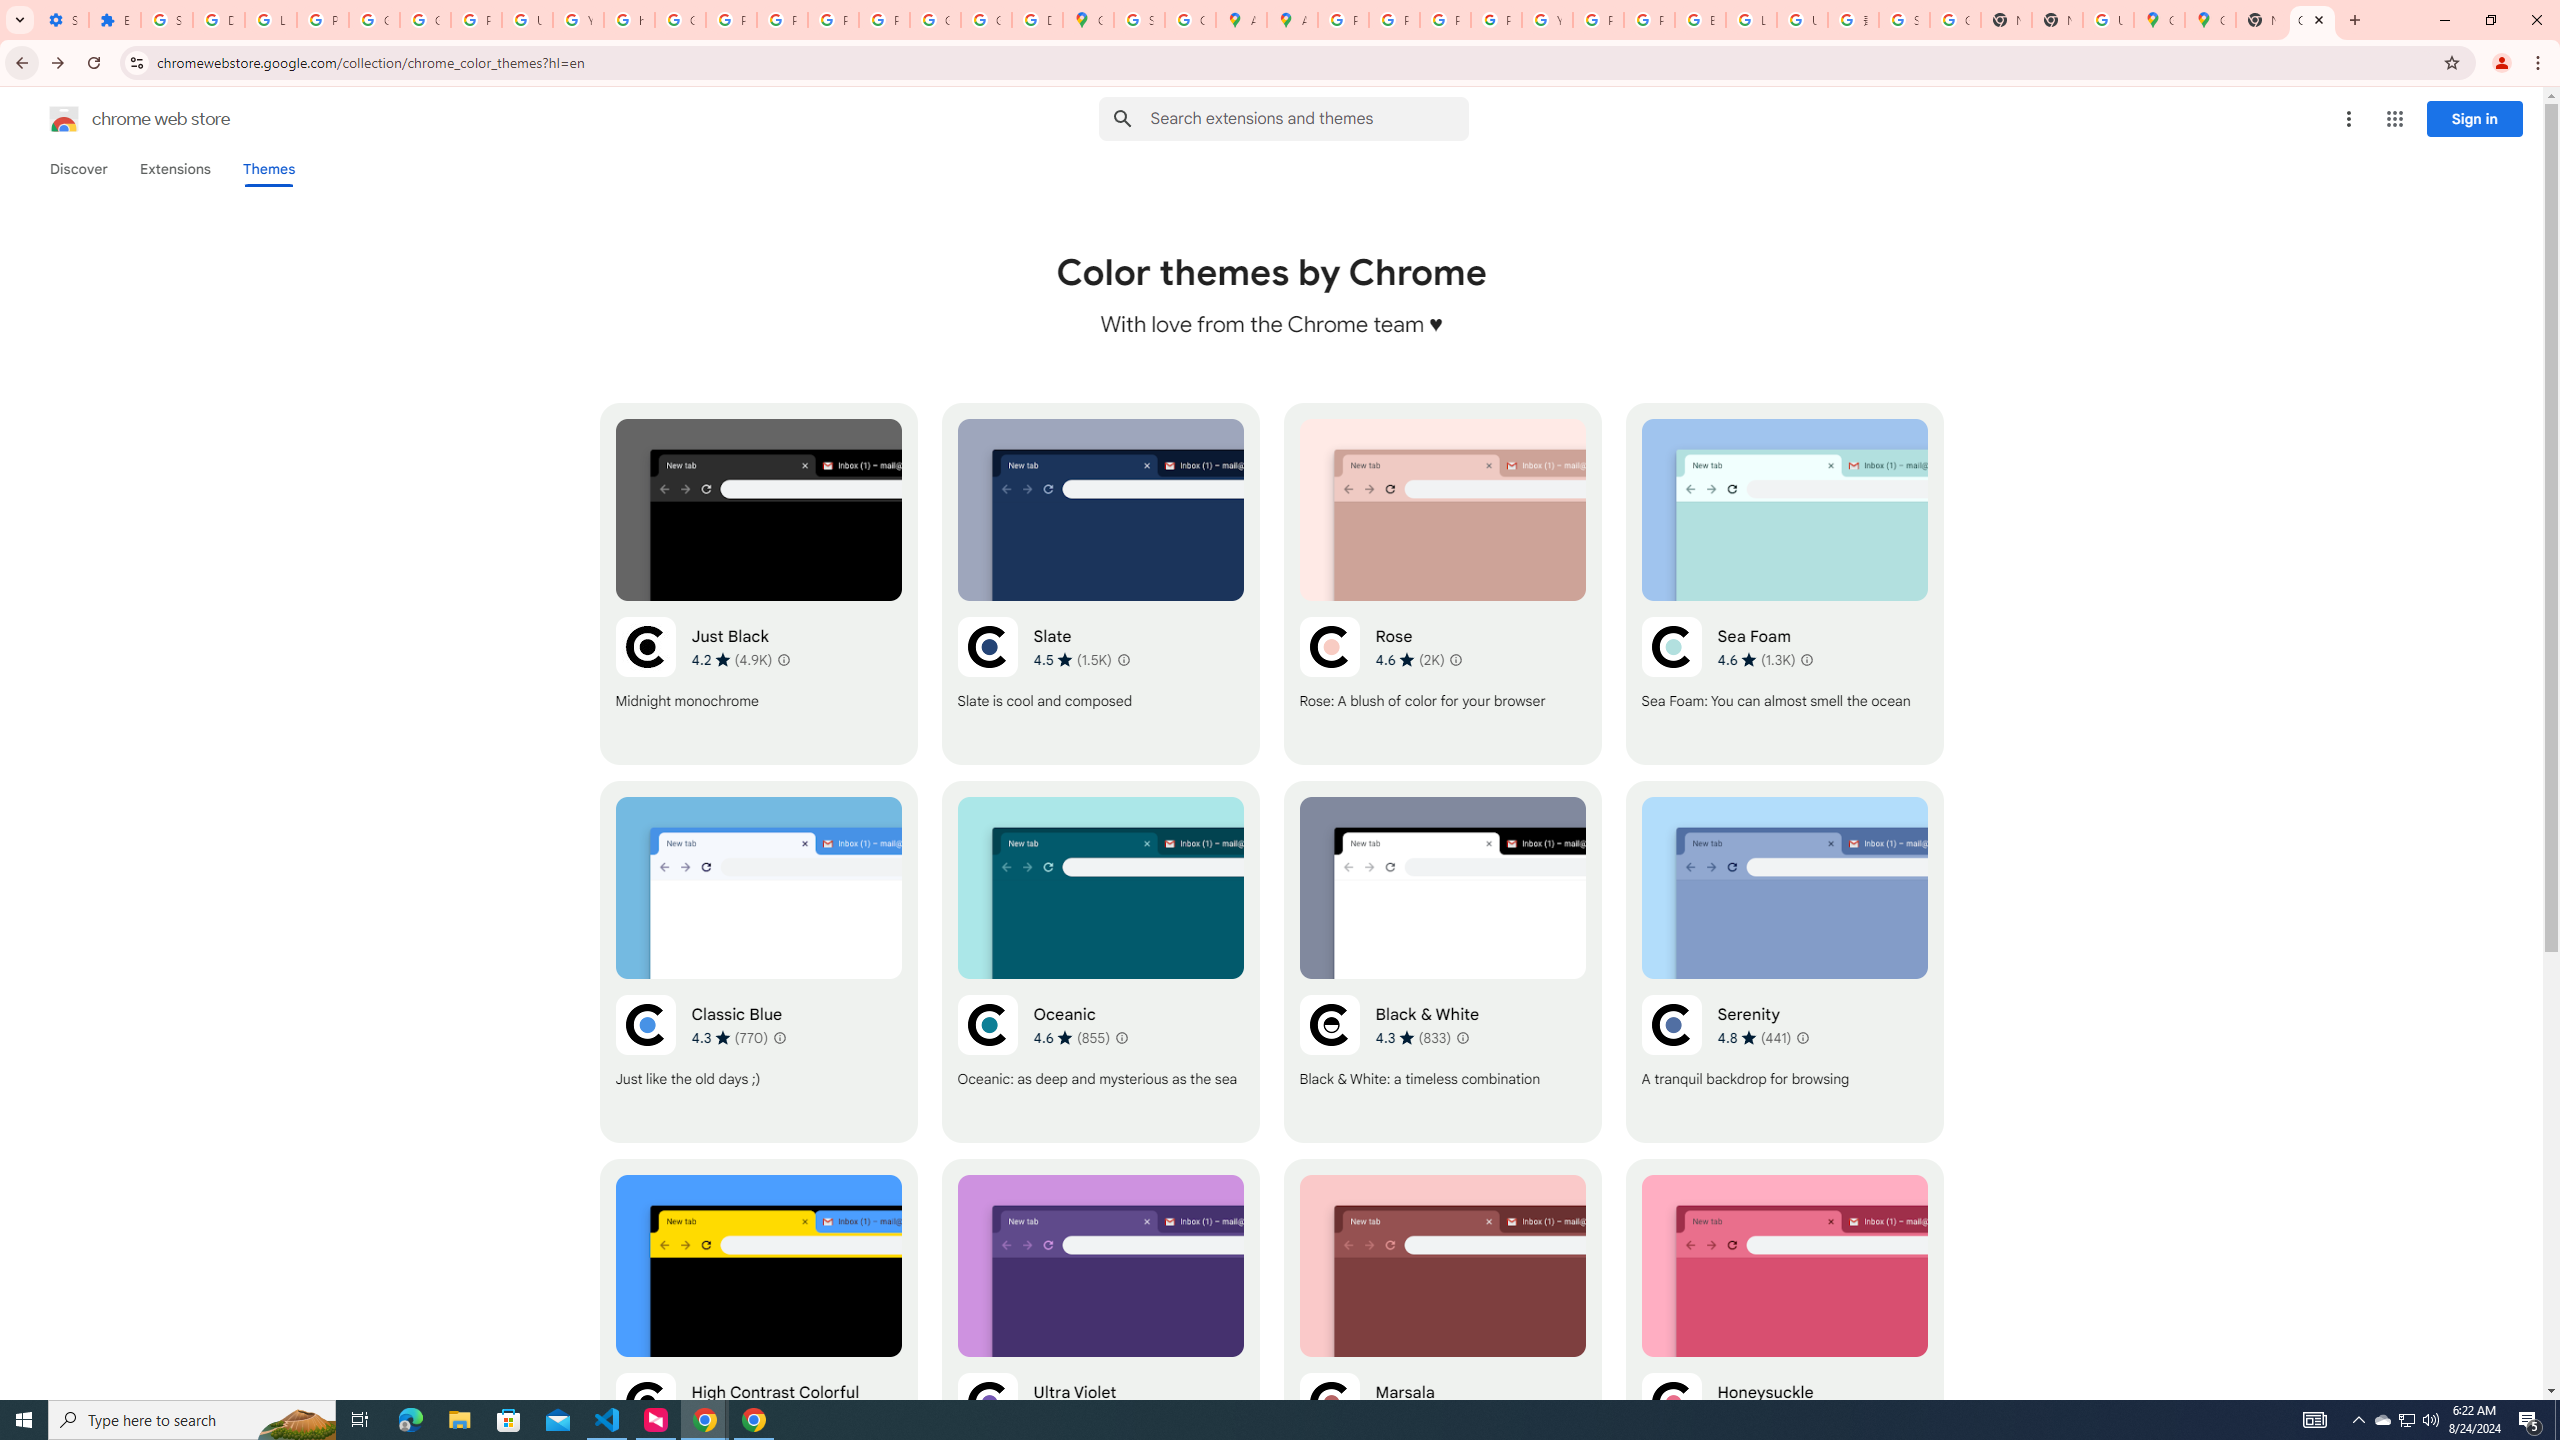 This screenshot has height=1440, width=2560. Describe the element at coordinates (729, 1037) in the screenshot. I see `'Average rating 4.3 out of 5 stars. 770 ratings.'` at that location.